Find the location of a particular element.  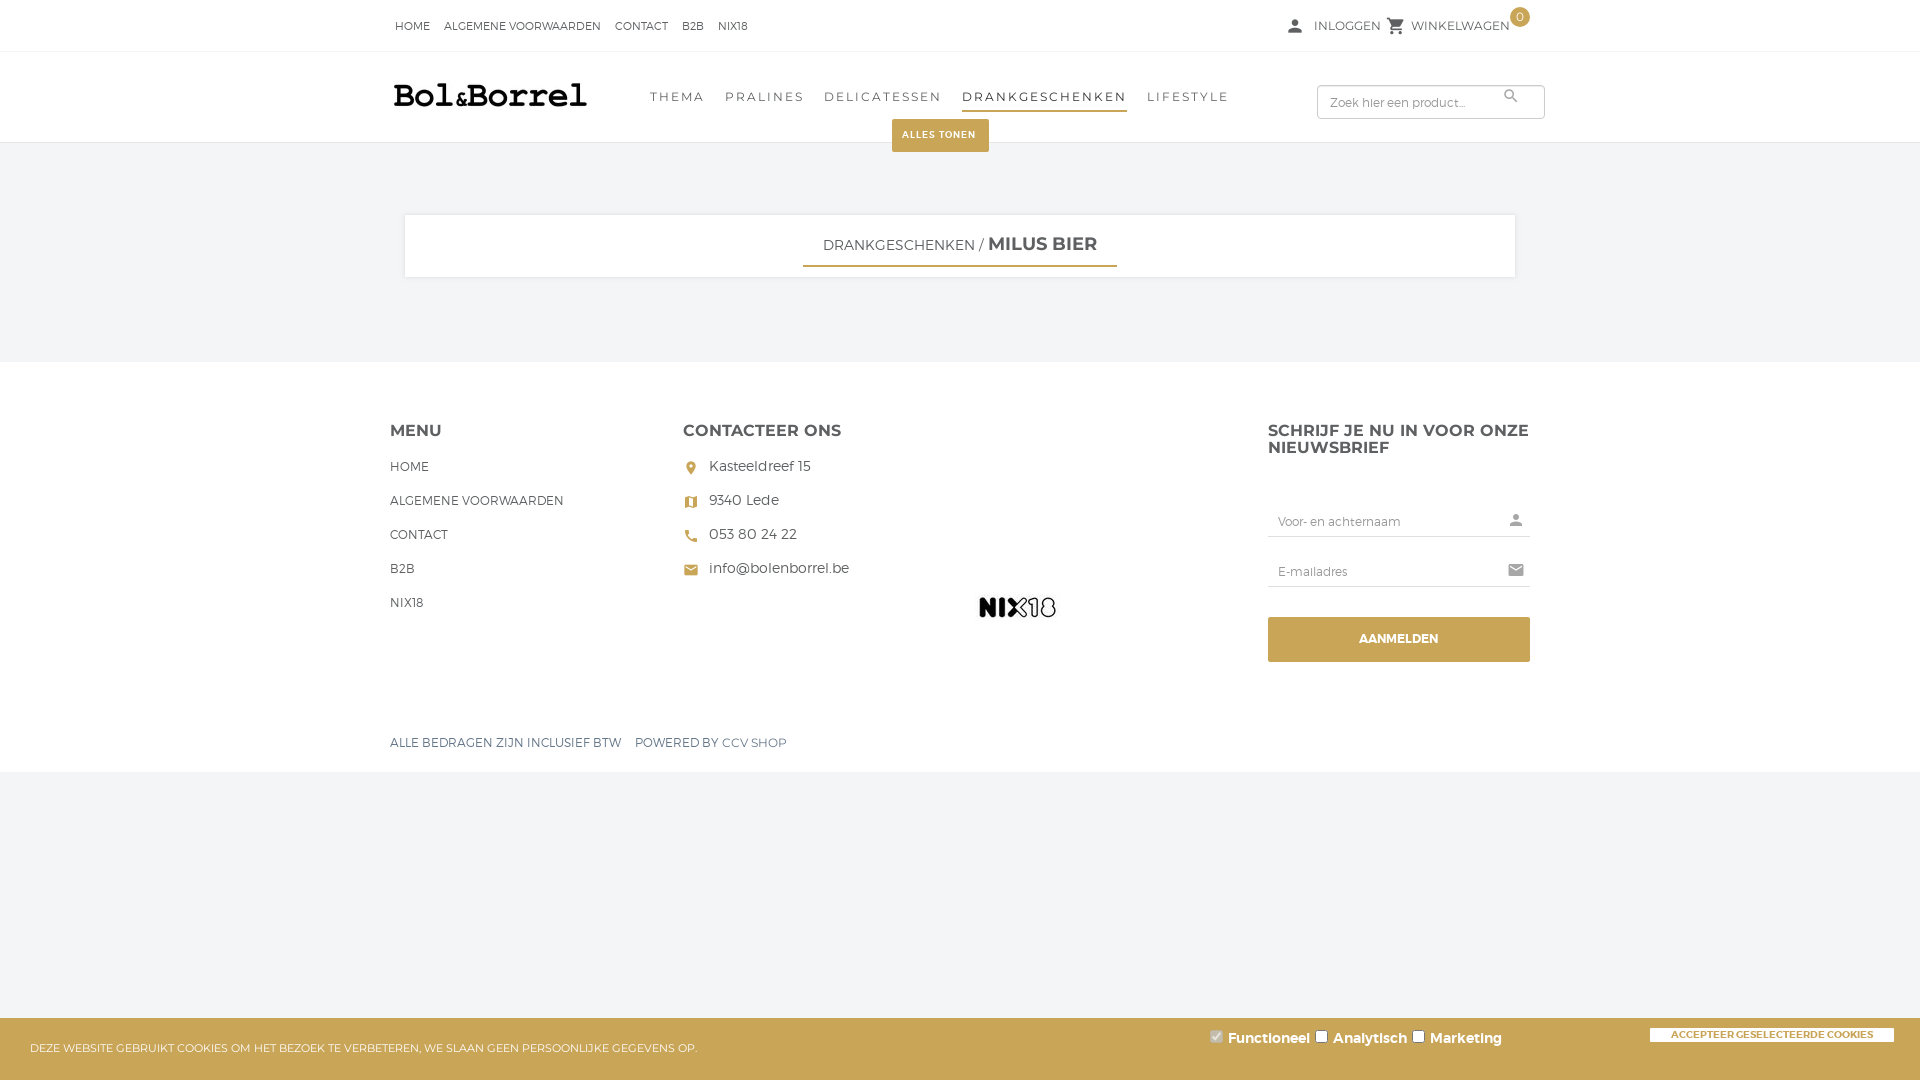

'ALLES TONEN' is located at coordinates (891, 135).